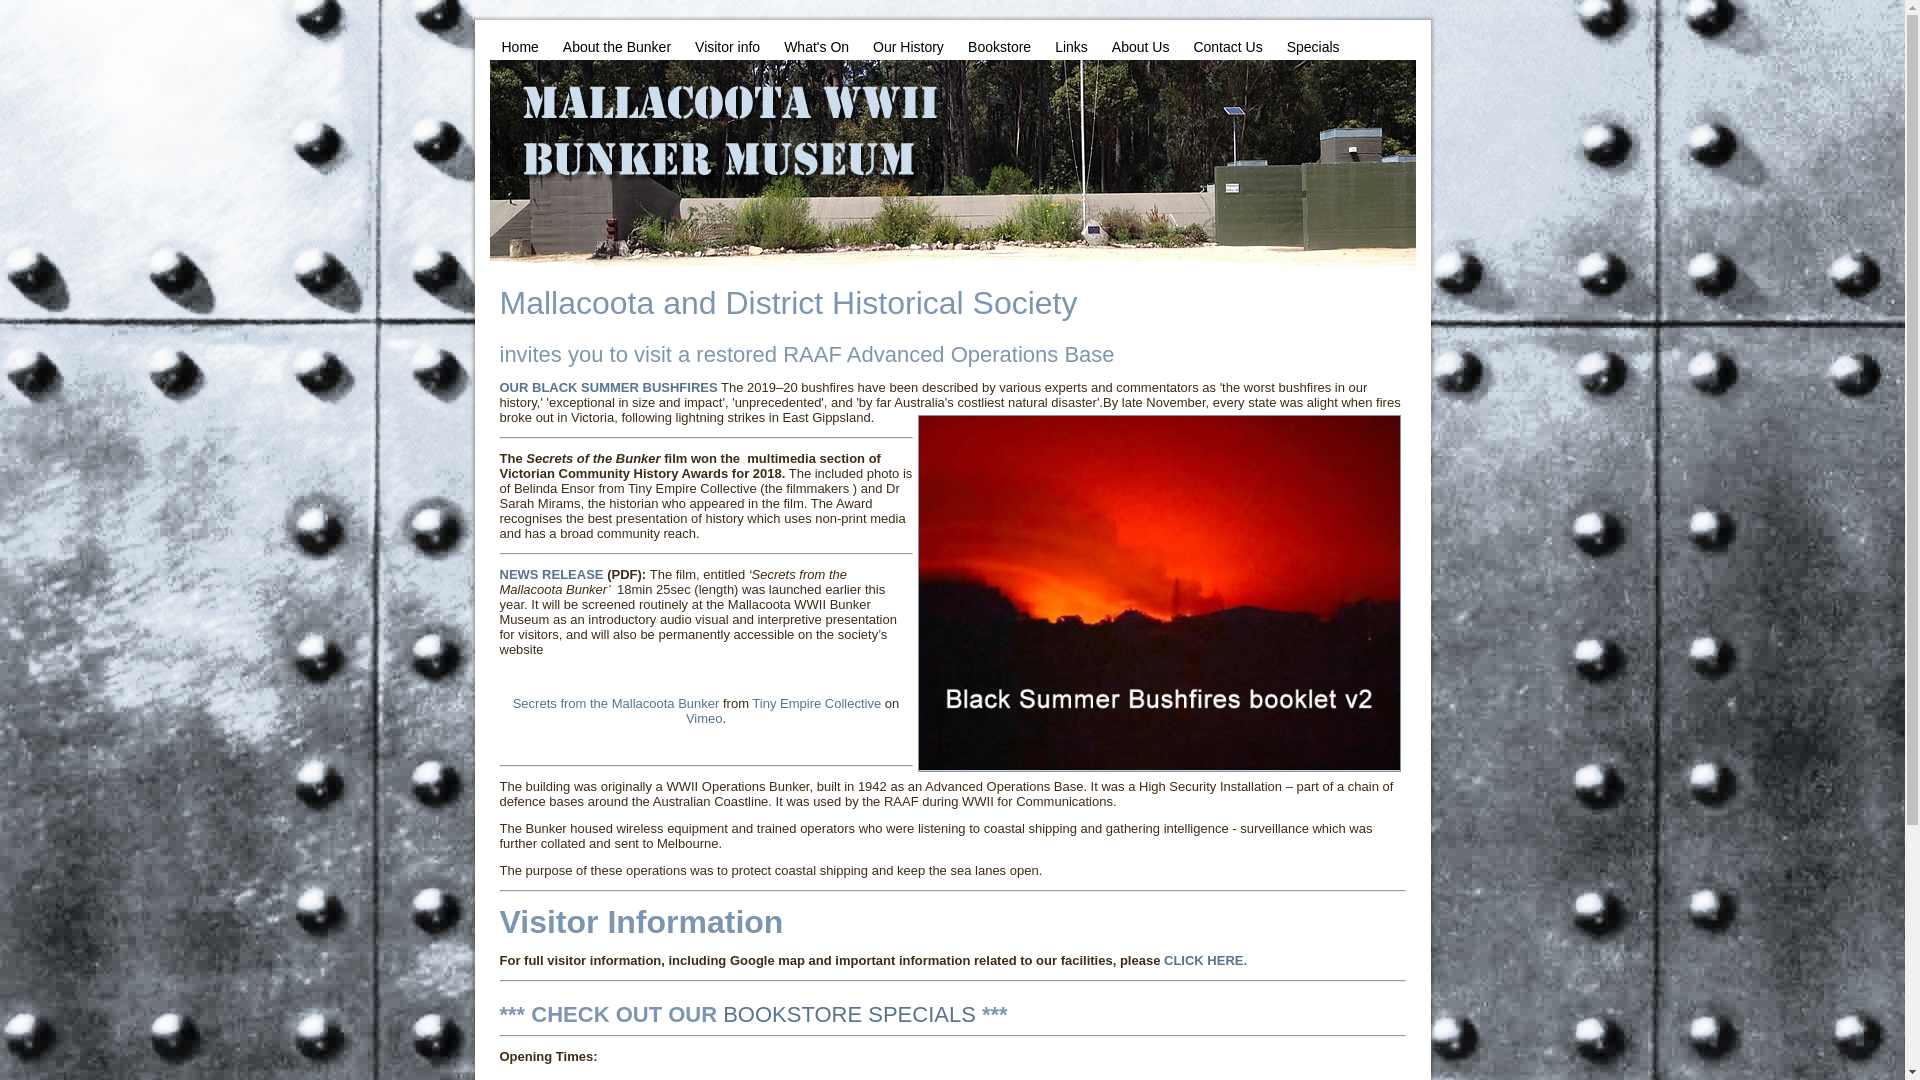  I want to click on 'Visitor info', so click(726, 46).